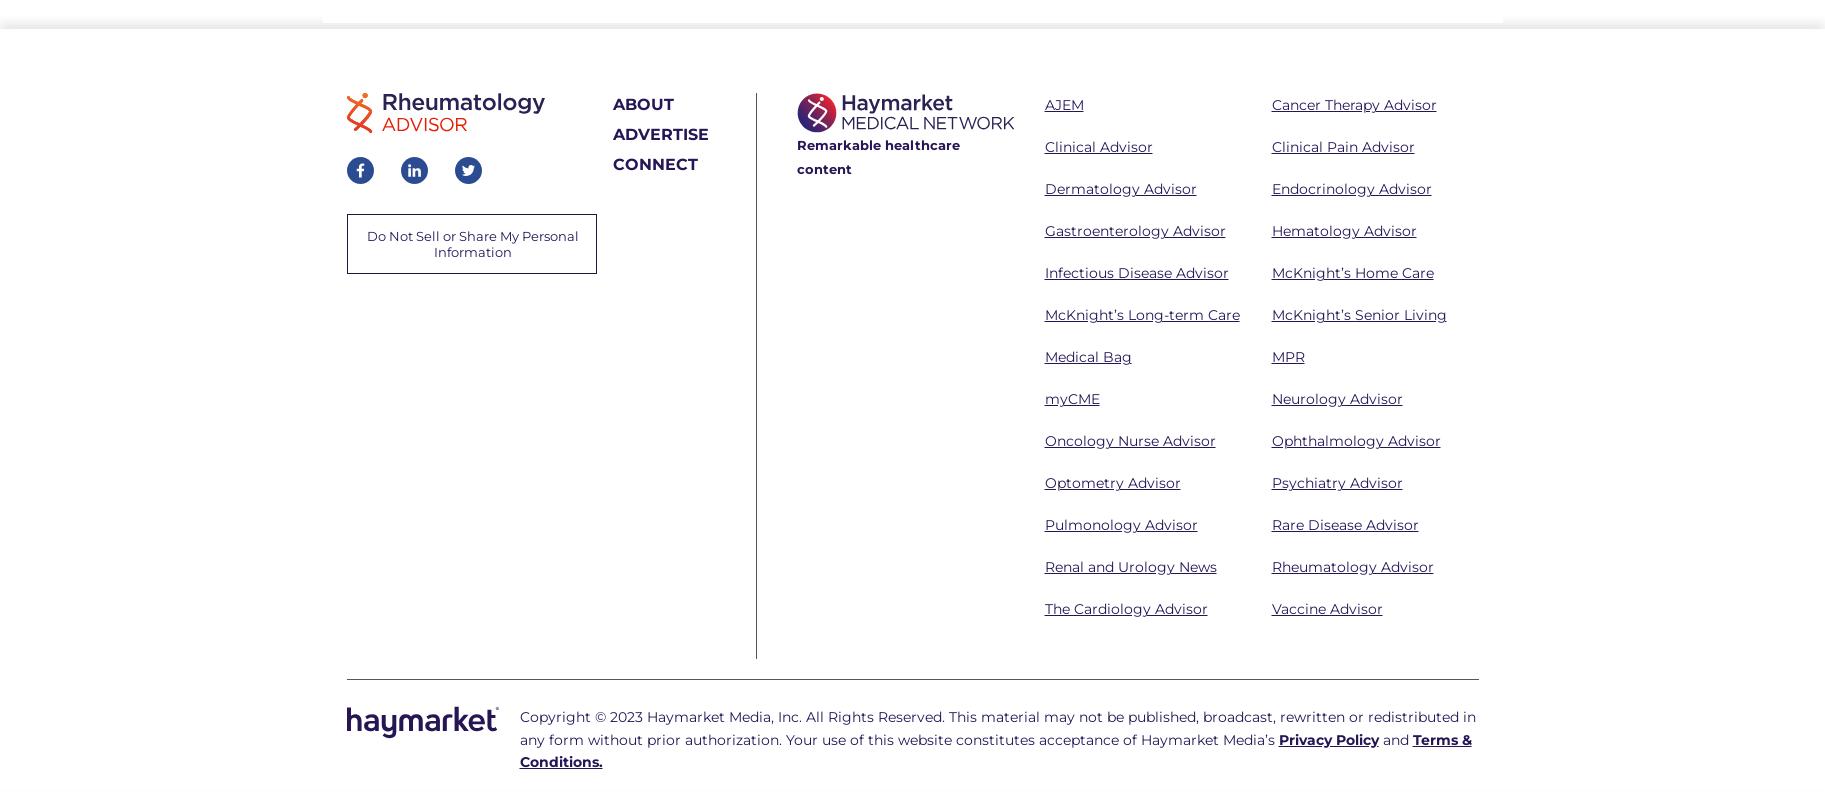 The width and height of the screenshot is (1825, 812). Describe the element at coordinates (1124, 609) in the screenshot. I see `'The Cardiology Advisor'` at that location.